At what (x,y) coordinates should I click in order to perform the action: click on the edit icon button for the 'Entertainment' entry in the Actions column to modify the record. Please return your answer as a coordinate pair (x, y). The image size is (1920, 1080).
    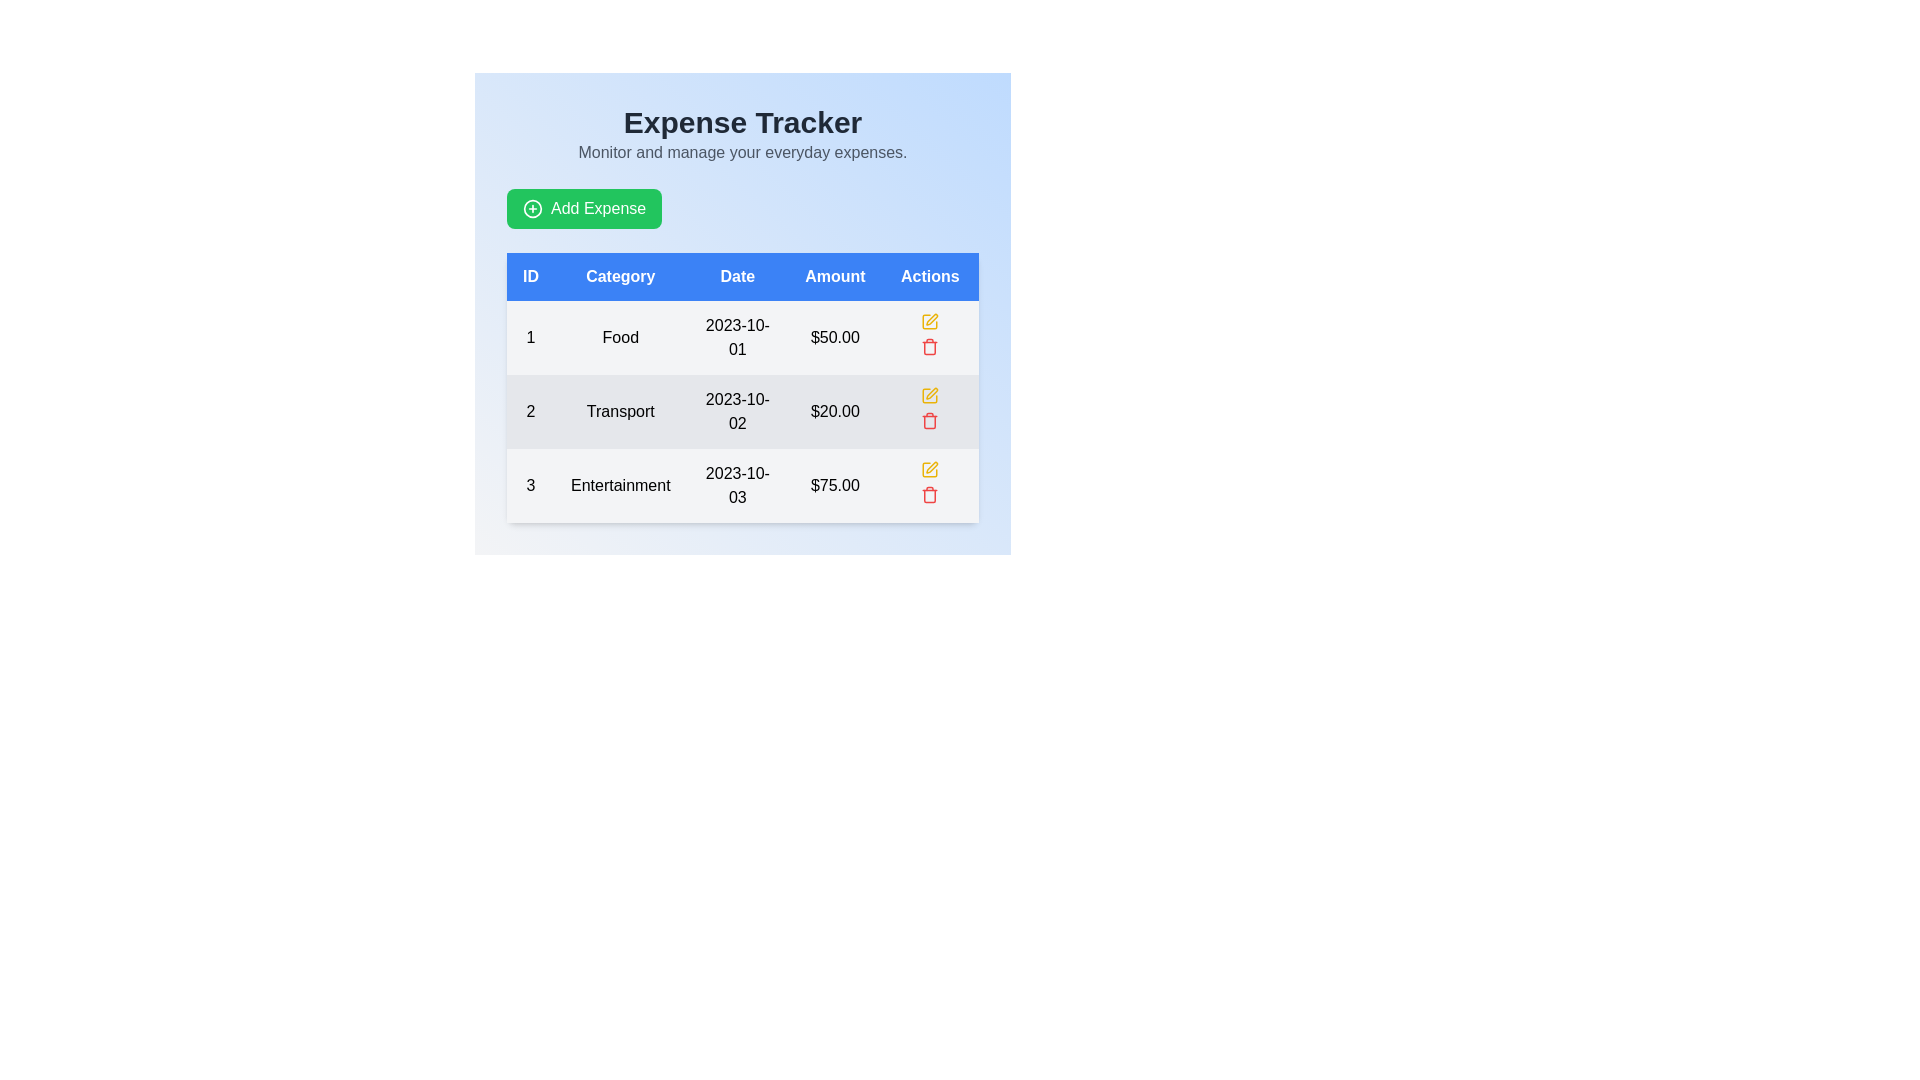
    Looking at the image, I should click on (929, 470).